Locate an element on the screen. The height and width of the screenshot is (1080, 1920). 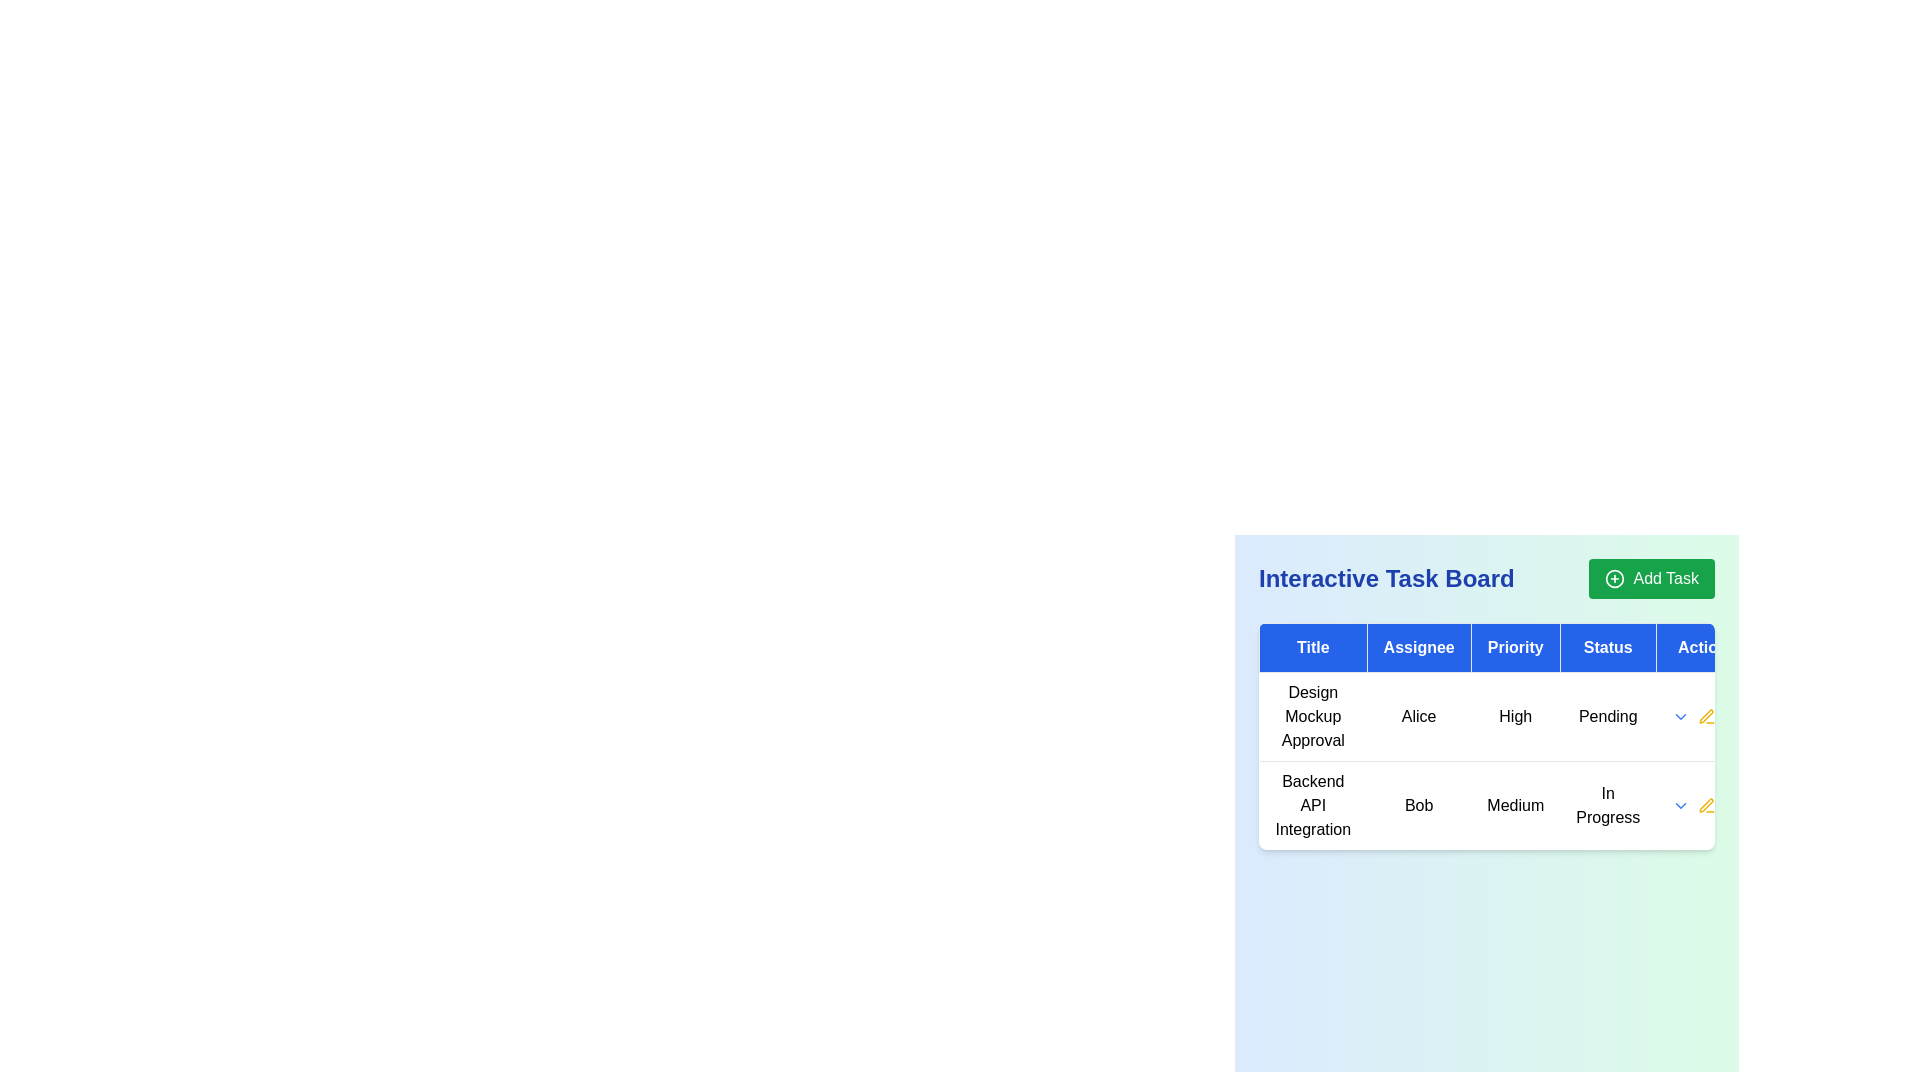
the 'High' priority text label located in the third column of the top row under the 'Priority' column of the table is located at coordinates (1515, 716).